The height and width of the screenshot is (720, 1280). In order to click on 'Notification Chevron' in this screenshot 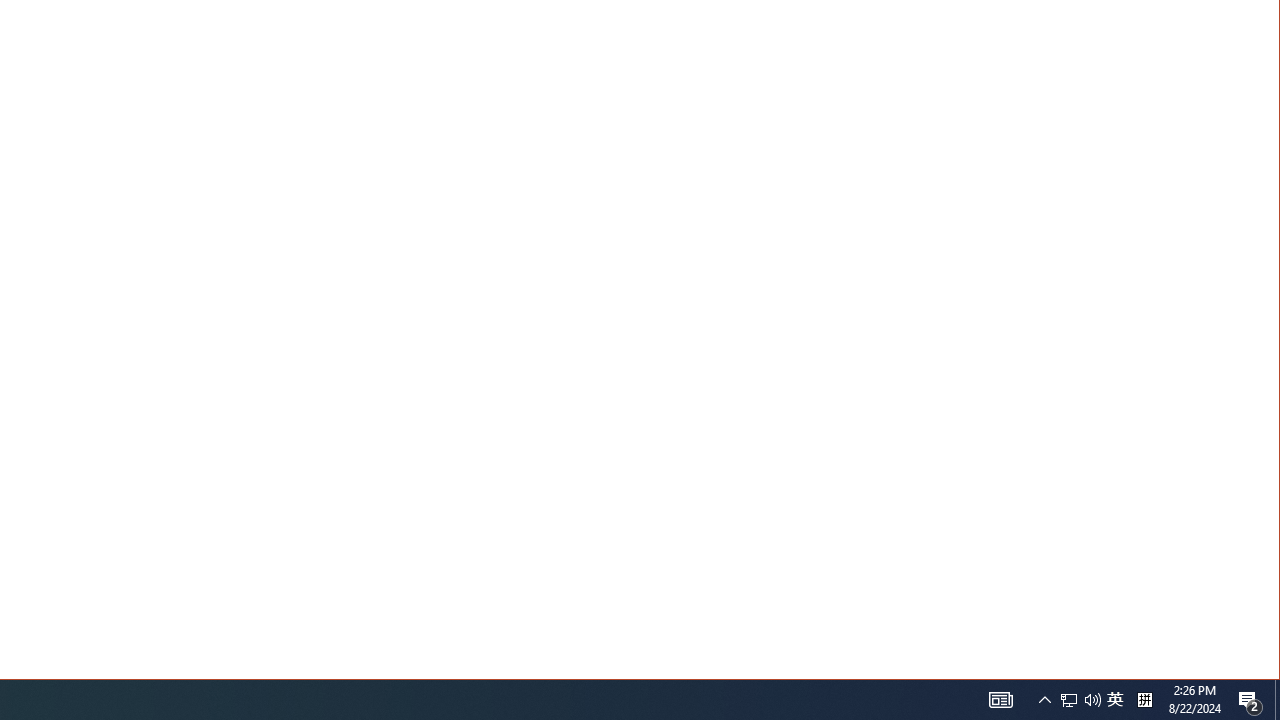, I will do `click(1044, 698)`.